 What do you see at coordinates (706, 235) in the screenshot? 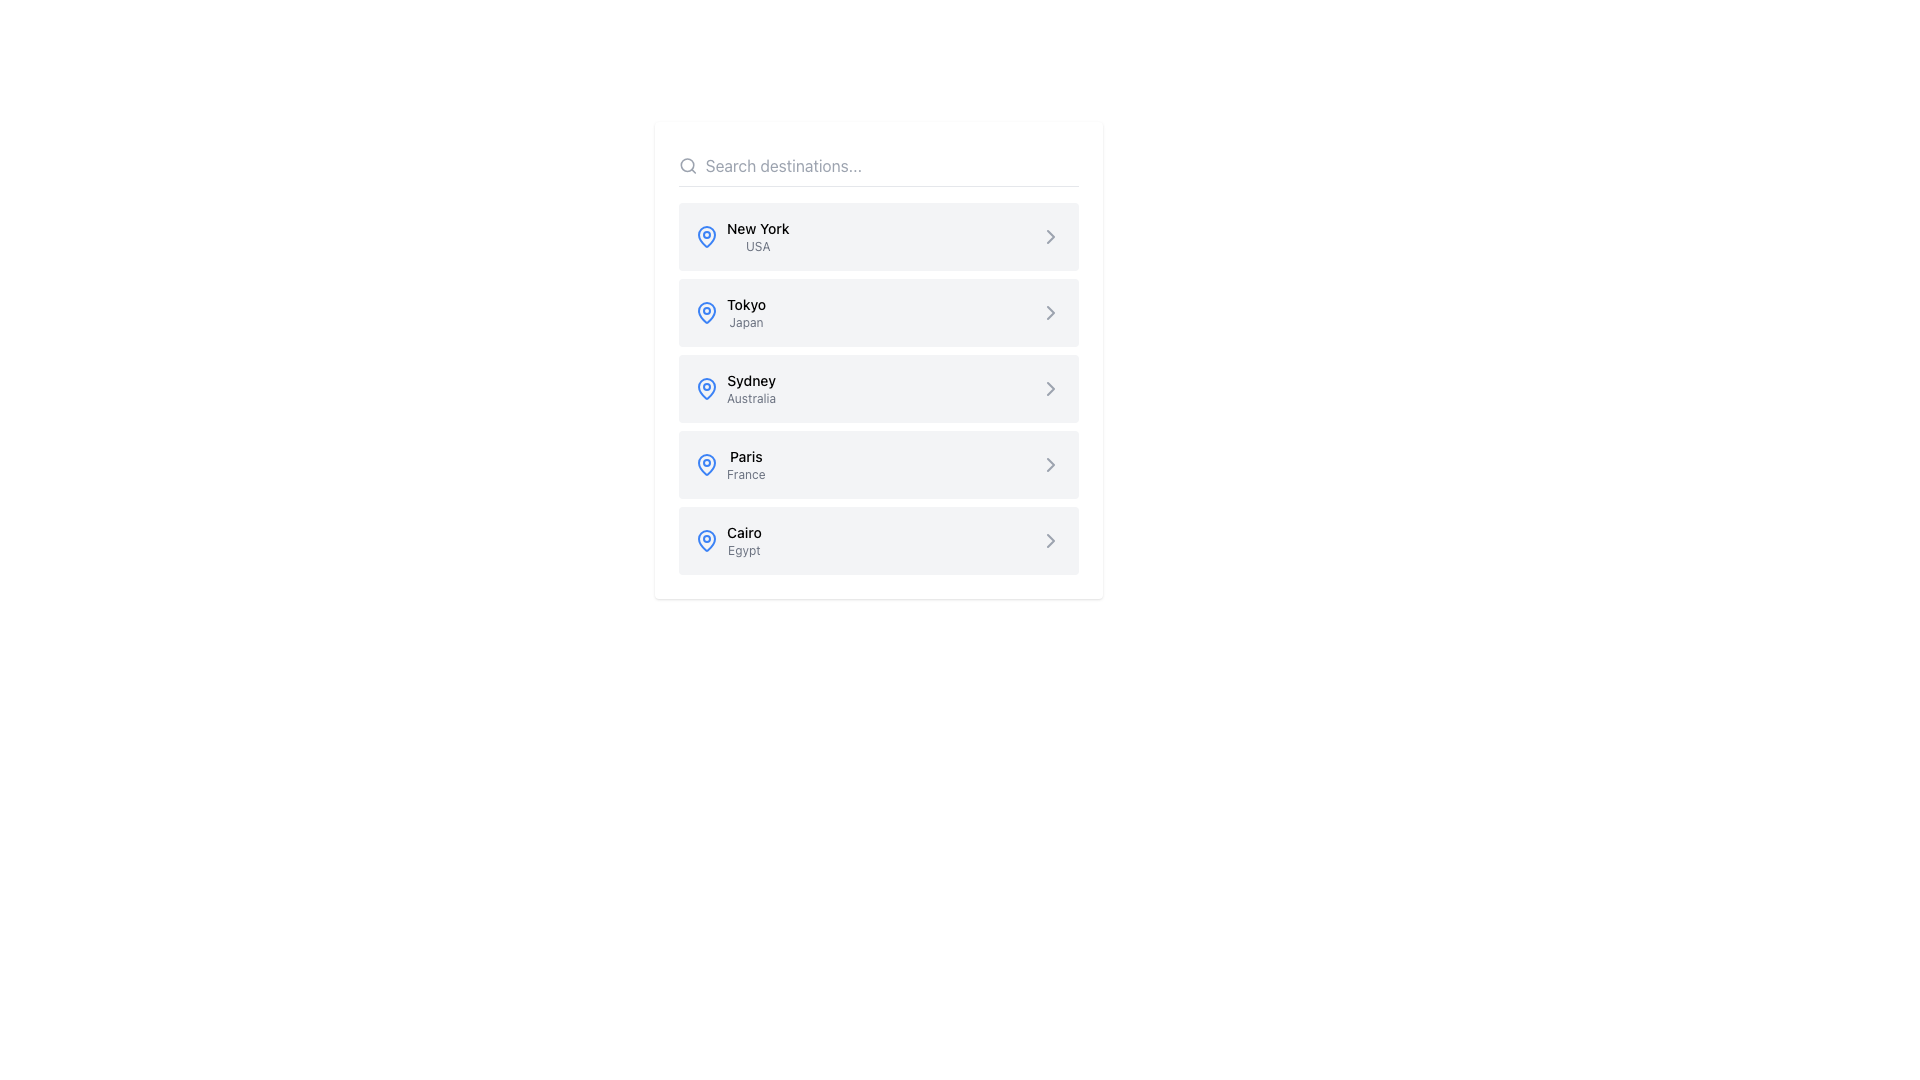
I see `the map pin icon that marks the location for 'New York, USA' in the first item of the vertically stacked list` at bounding box center [706, 235].